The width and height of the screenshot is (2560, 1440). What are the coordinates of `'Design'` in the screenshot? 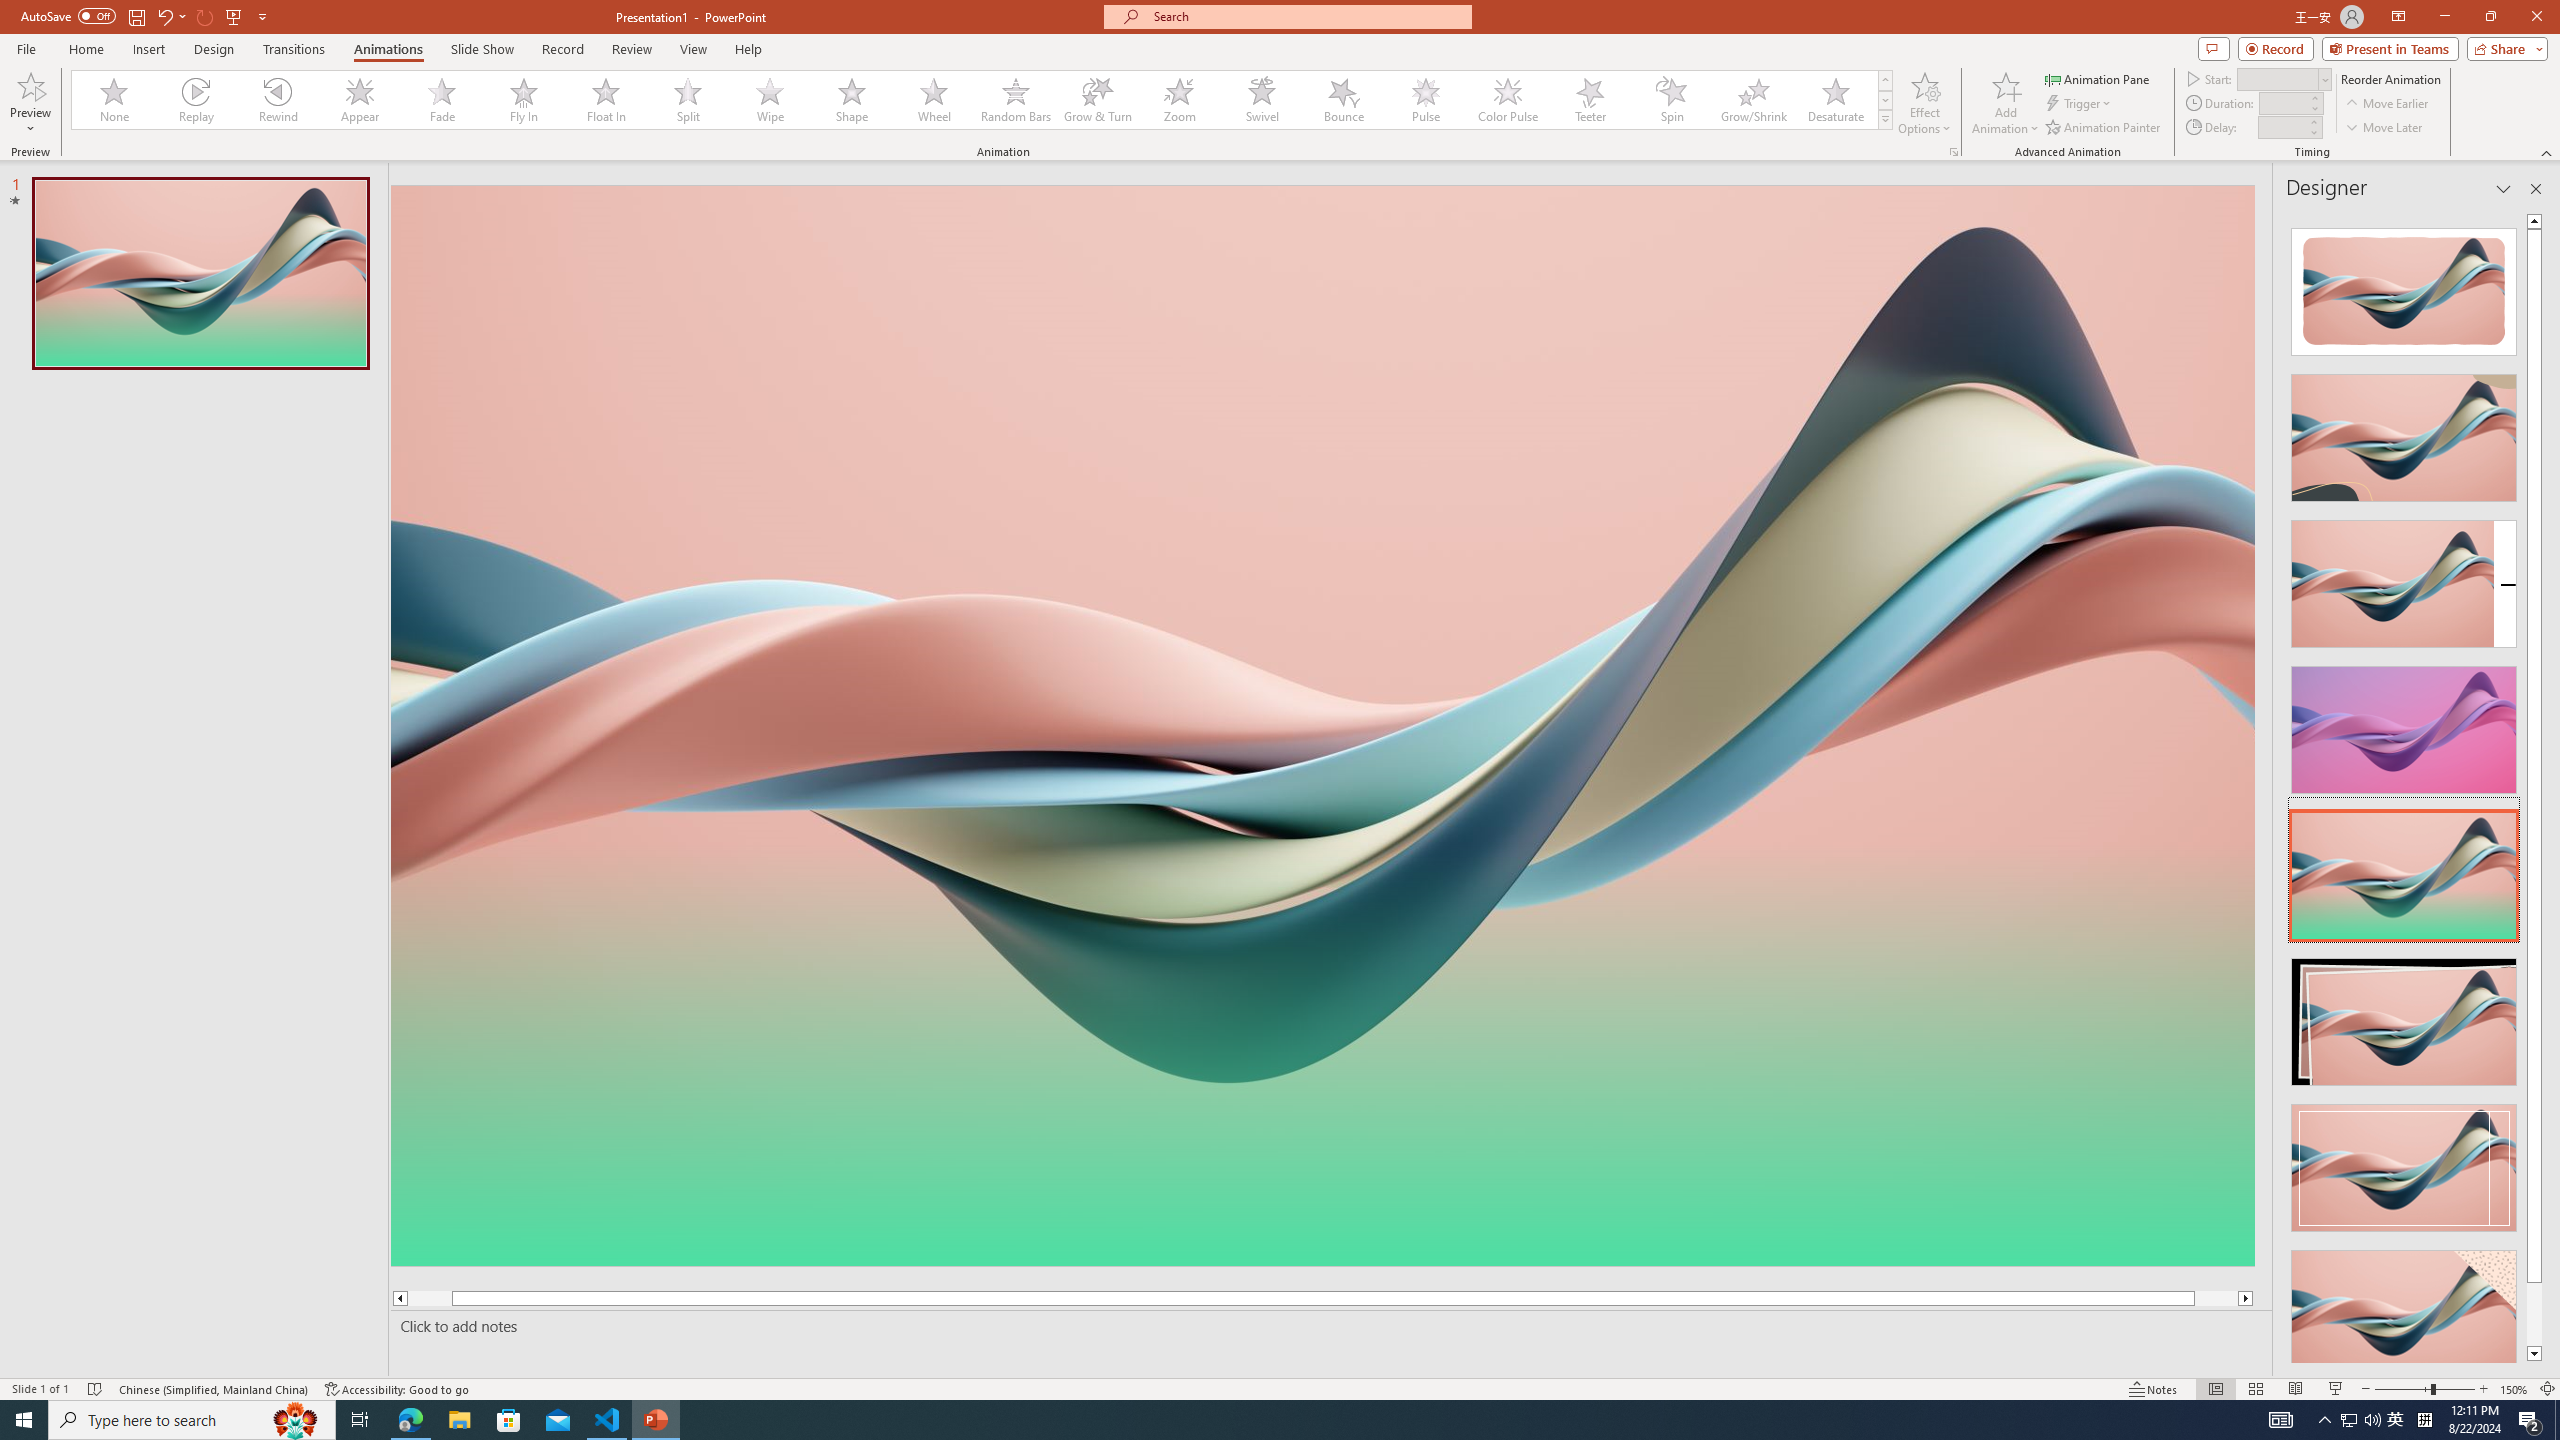 It's located at (215, 49).